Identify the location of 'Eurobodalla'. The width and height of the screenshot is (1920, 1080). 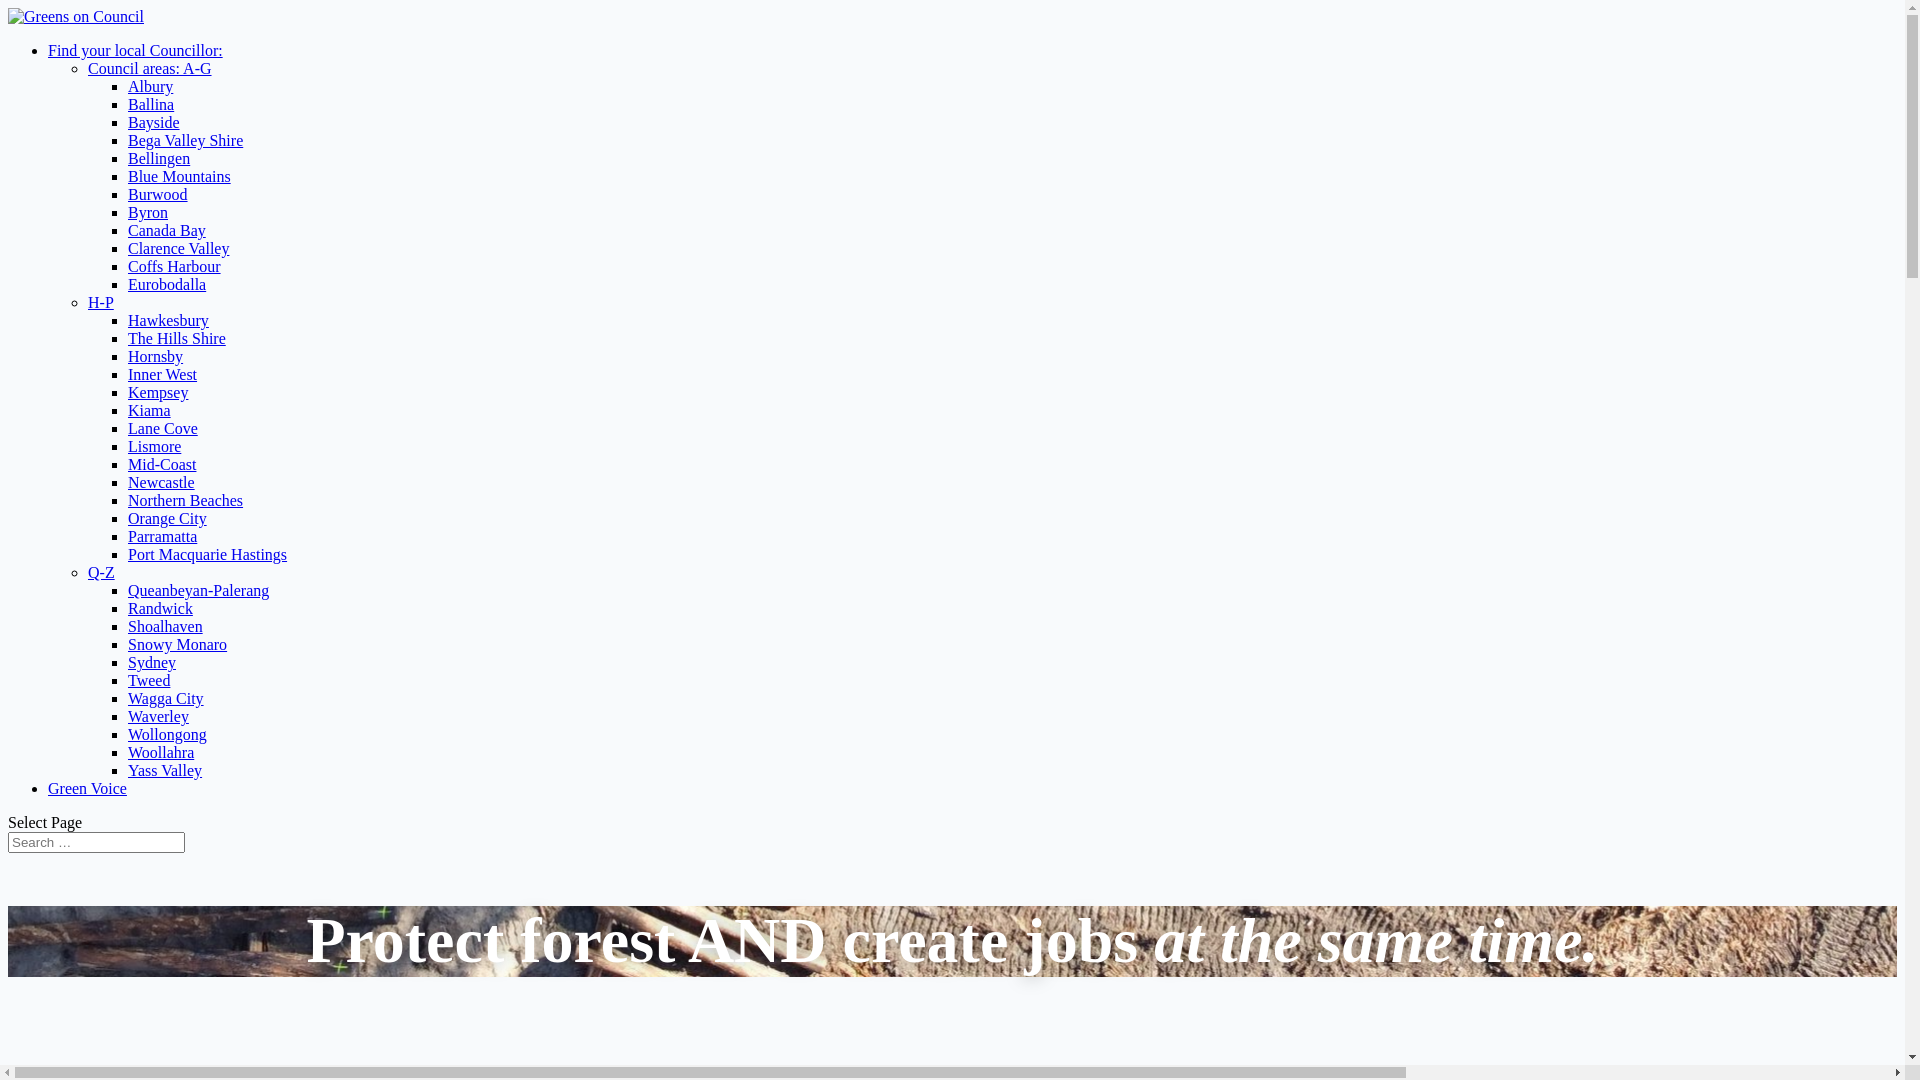
(127, 284).